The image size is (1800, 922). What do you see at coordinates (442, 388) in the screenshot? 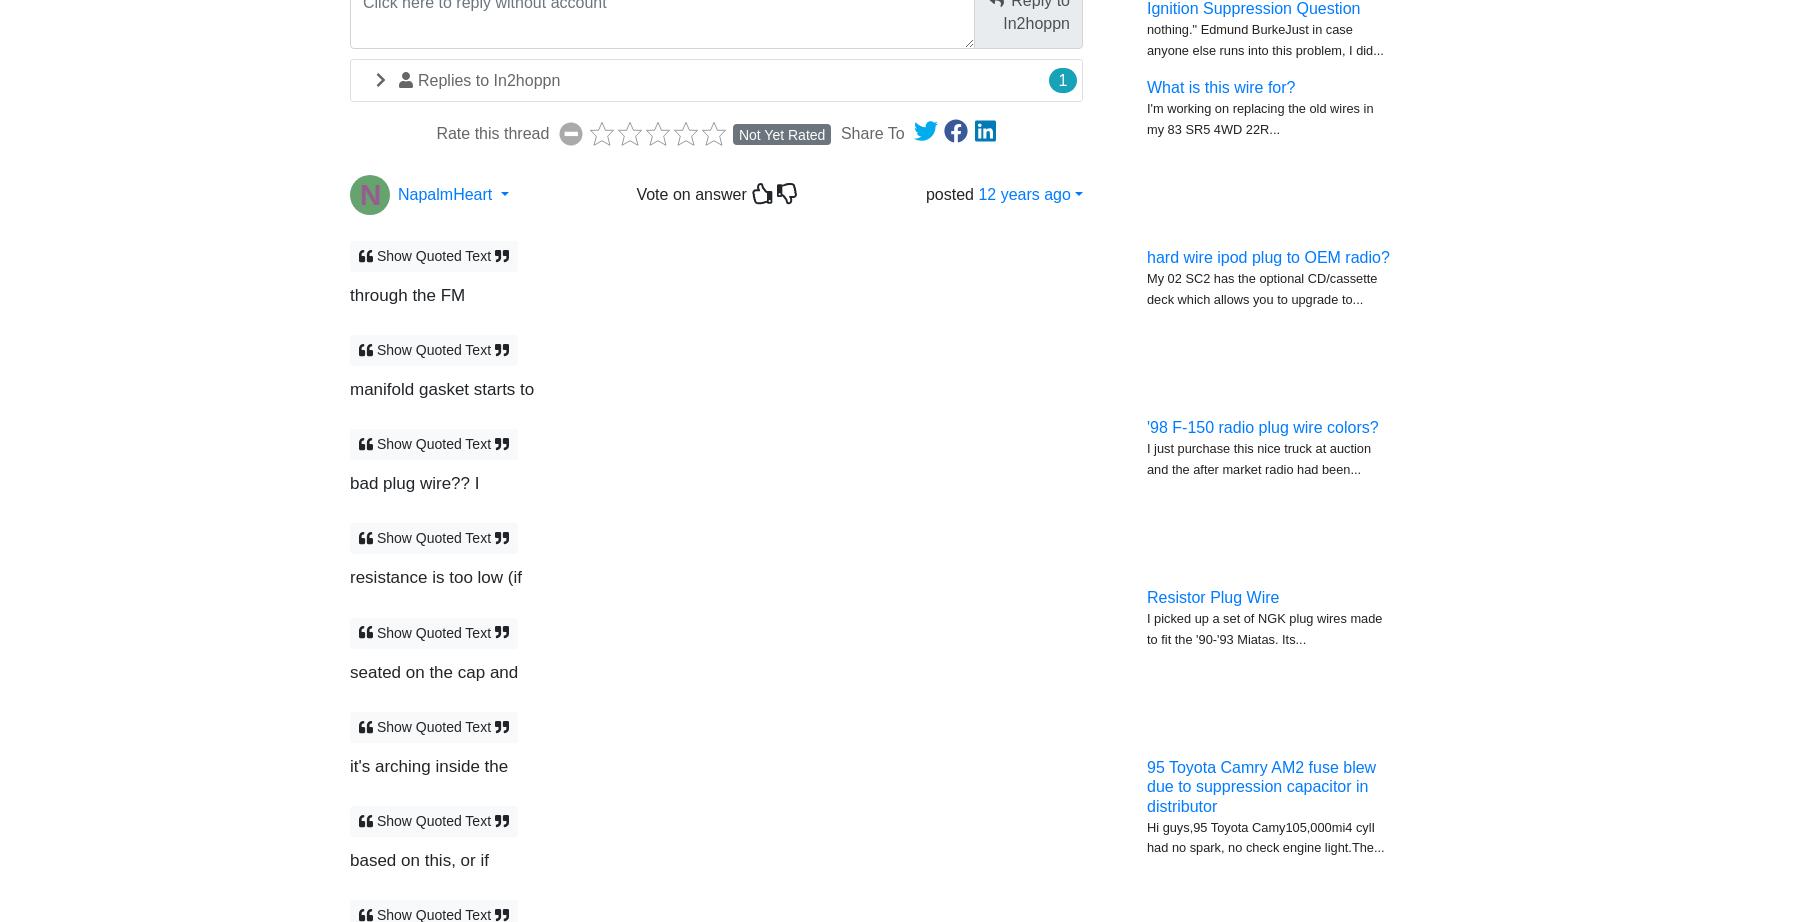
I see `'manifold gasket starts to'` at bounding box center [442, 388].